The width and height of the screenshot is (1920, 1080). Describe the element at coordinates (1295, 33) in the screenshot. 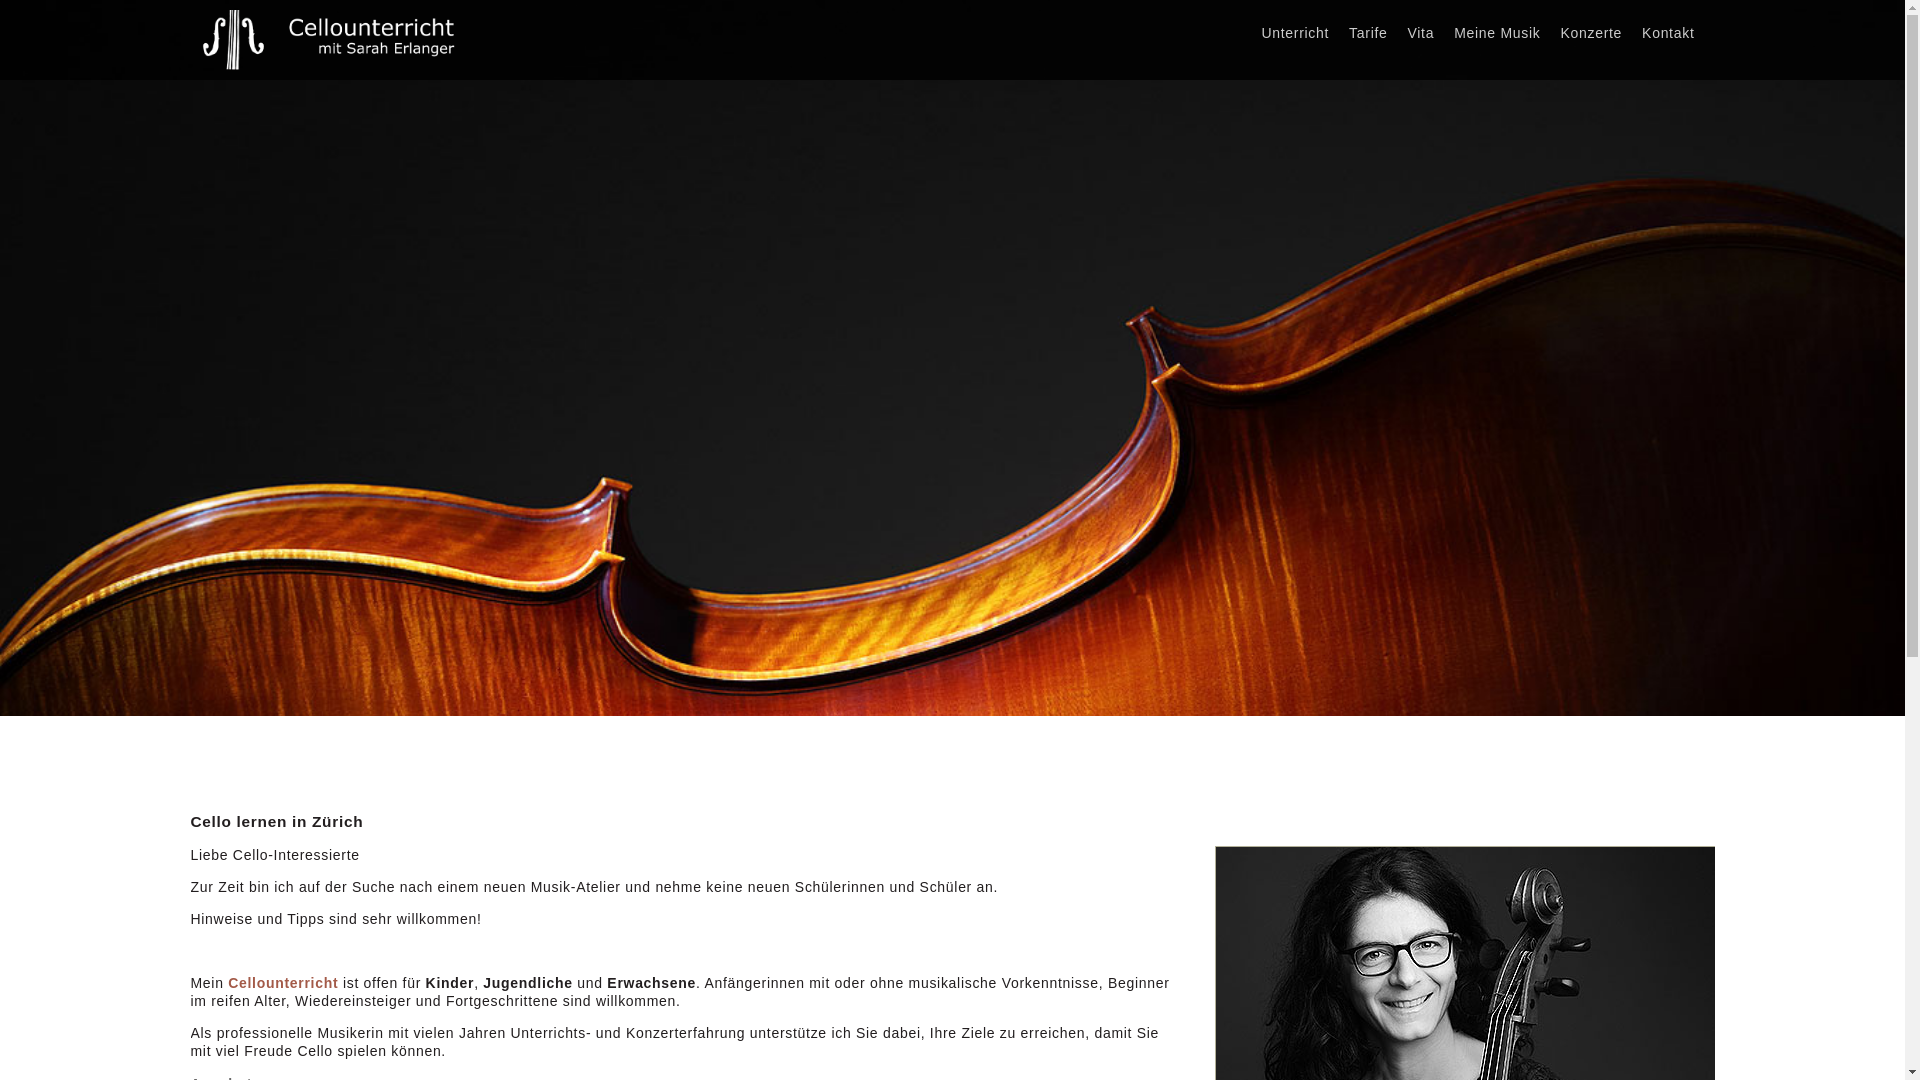

I see `'Unterricht'` at that location.